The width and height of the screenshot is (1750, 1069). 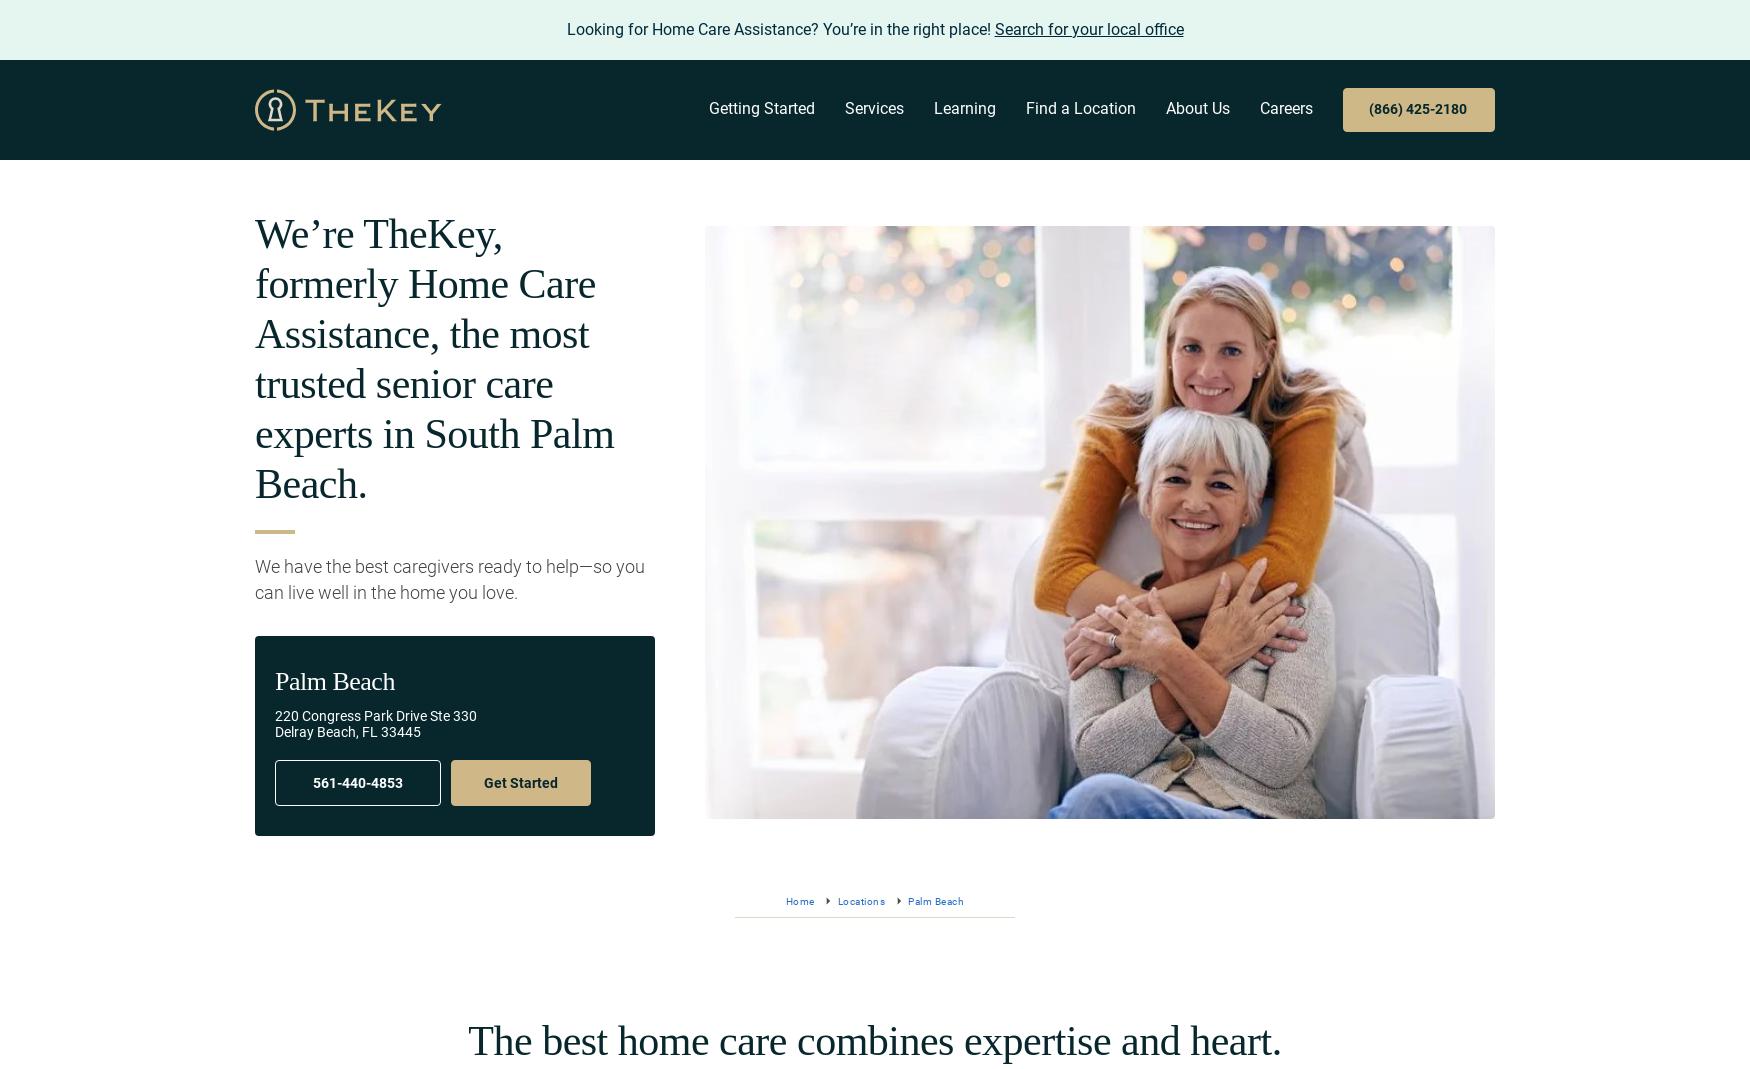 What do you see at coordinates (841, 235) in the screenshot?
I see `'Memory Care at Home'` at bounding box center [841, 235].